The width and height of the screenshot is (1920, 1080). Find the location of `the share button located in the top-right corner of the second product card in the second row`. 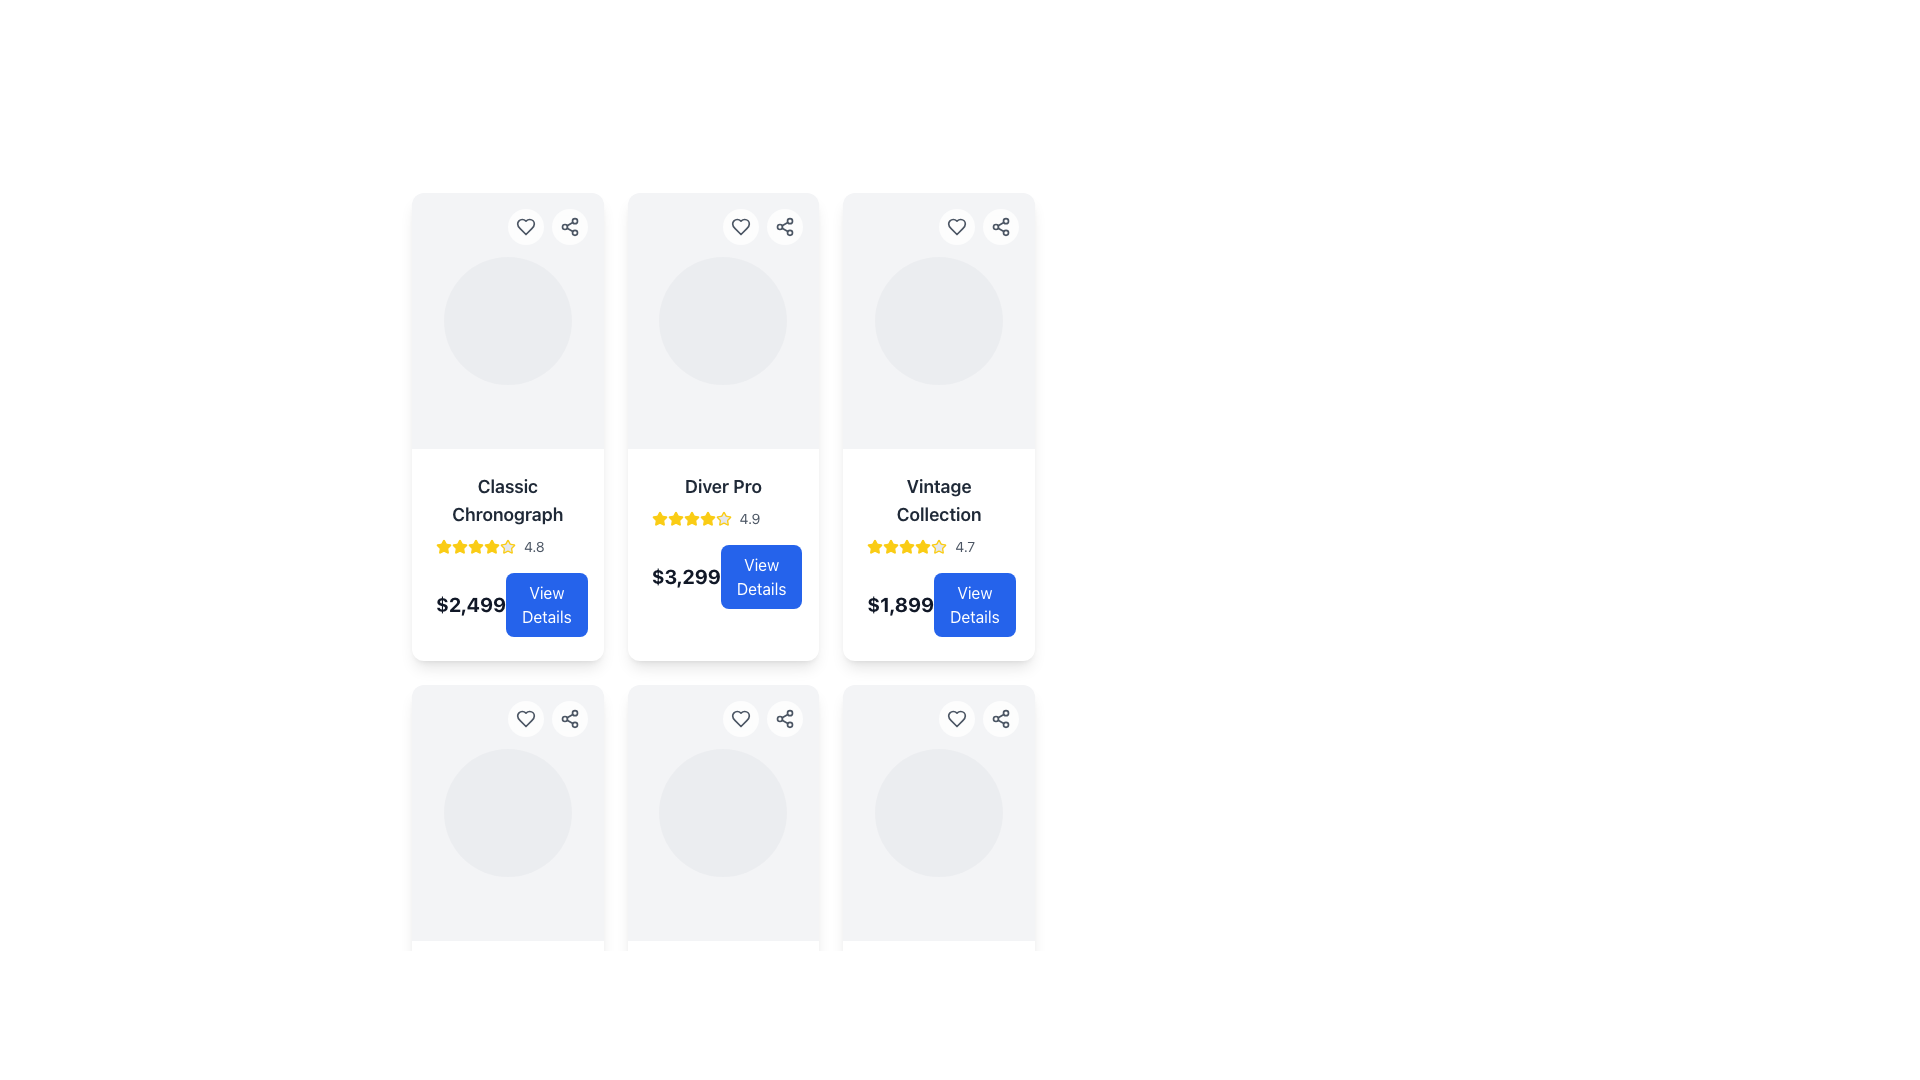

the share button located in the top-right corner of the second product card in the second row is located at coordinates (784, 717).